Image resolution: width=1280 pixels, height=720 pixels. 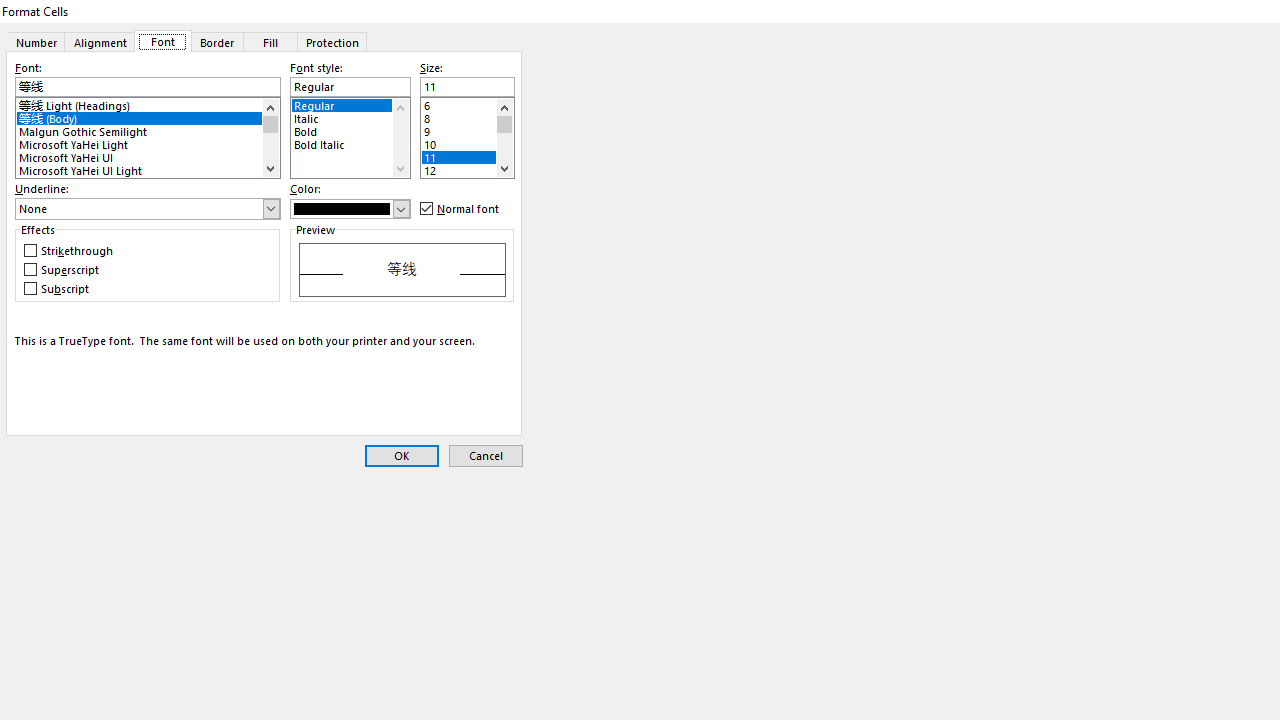 What do you see at coordinates (162, 41) in the screenshot?
I see `'Font'` at bounding box center [162, 41].